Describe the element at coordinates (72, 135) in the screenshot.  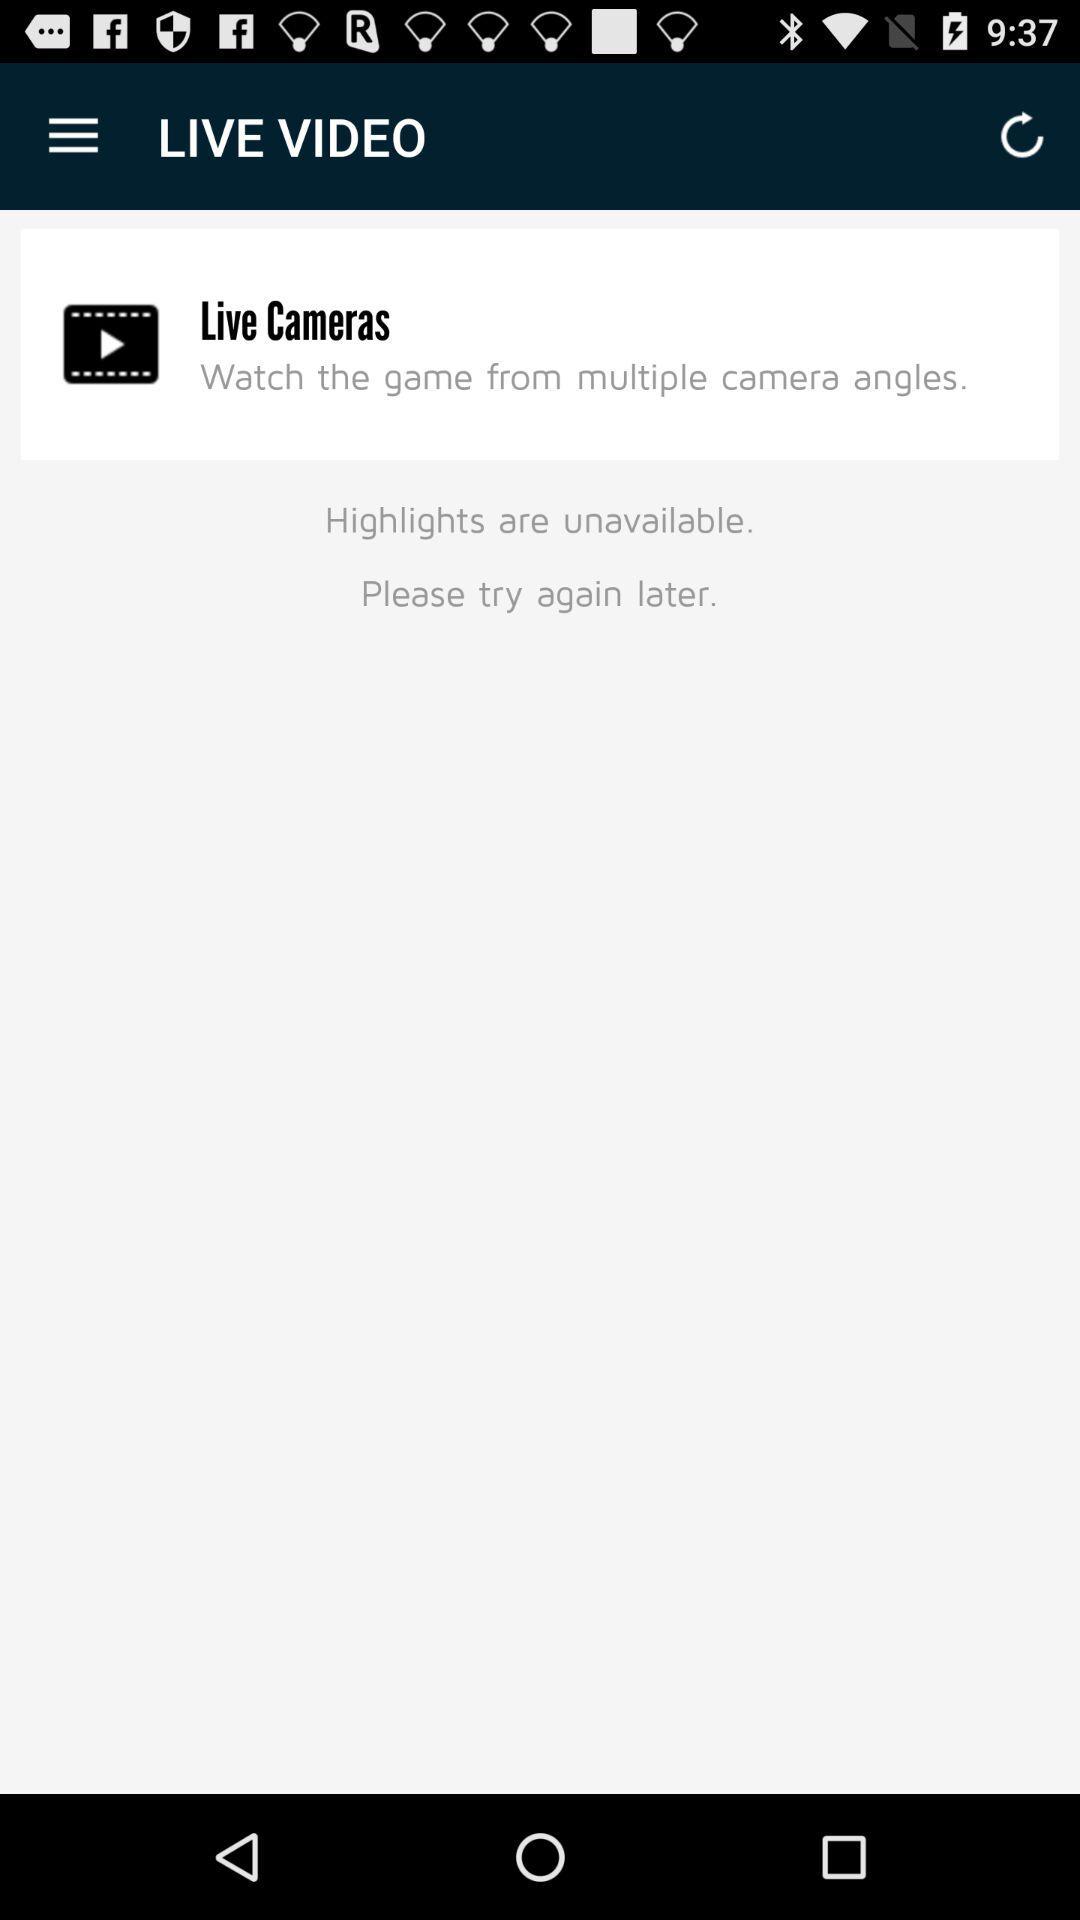
I see `icon to the left of the live video app` at that location.